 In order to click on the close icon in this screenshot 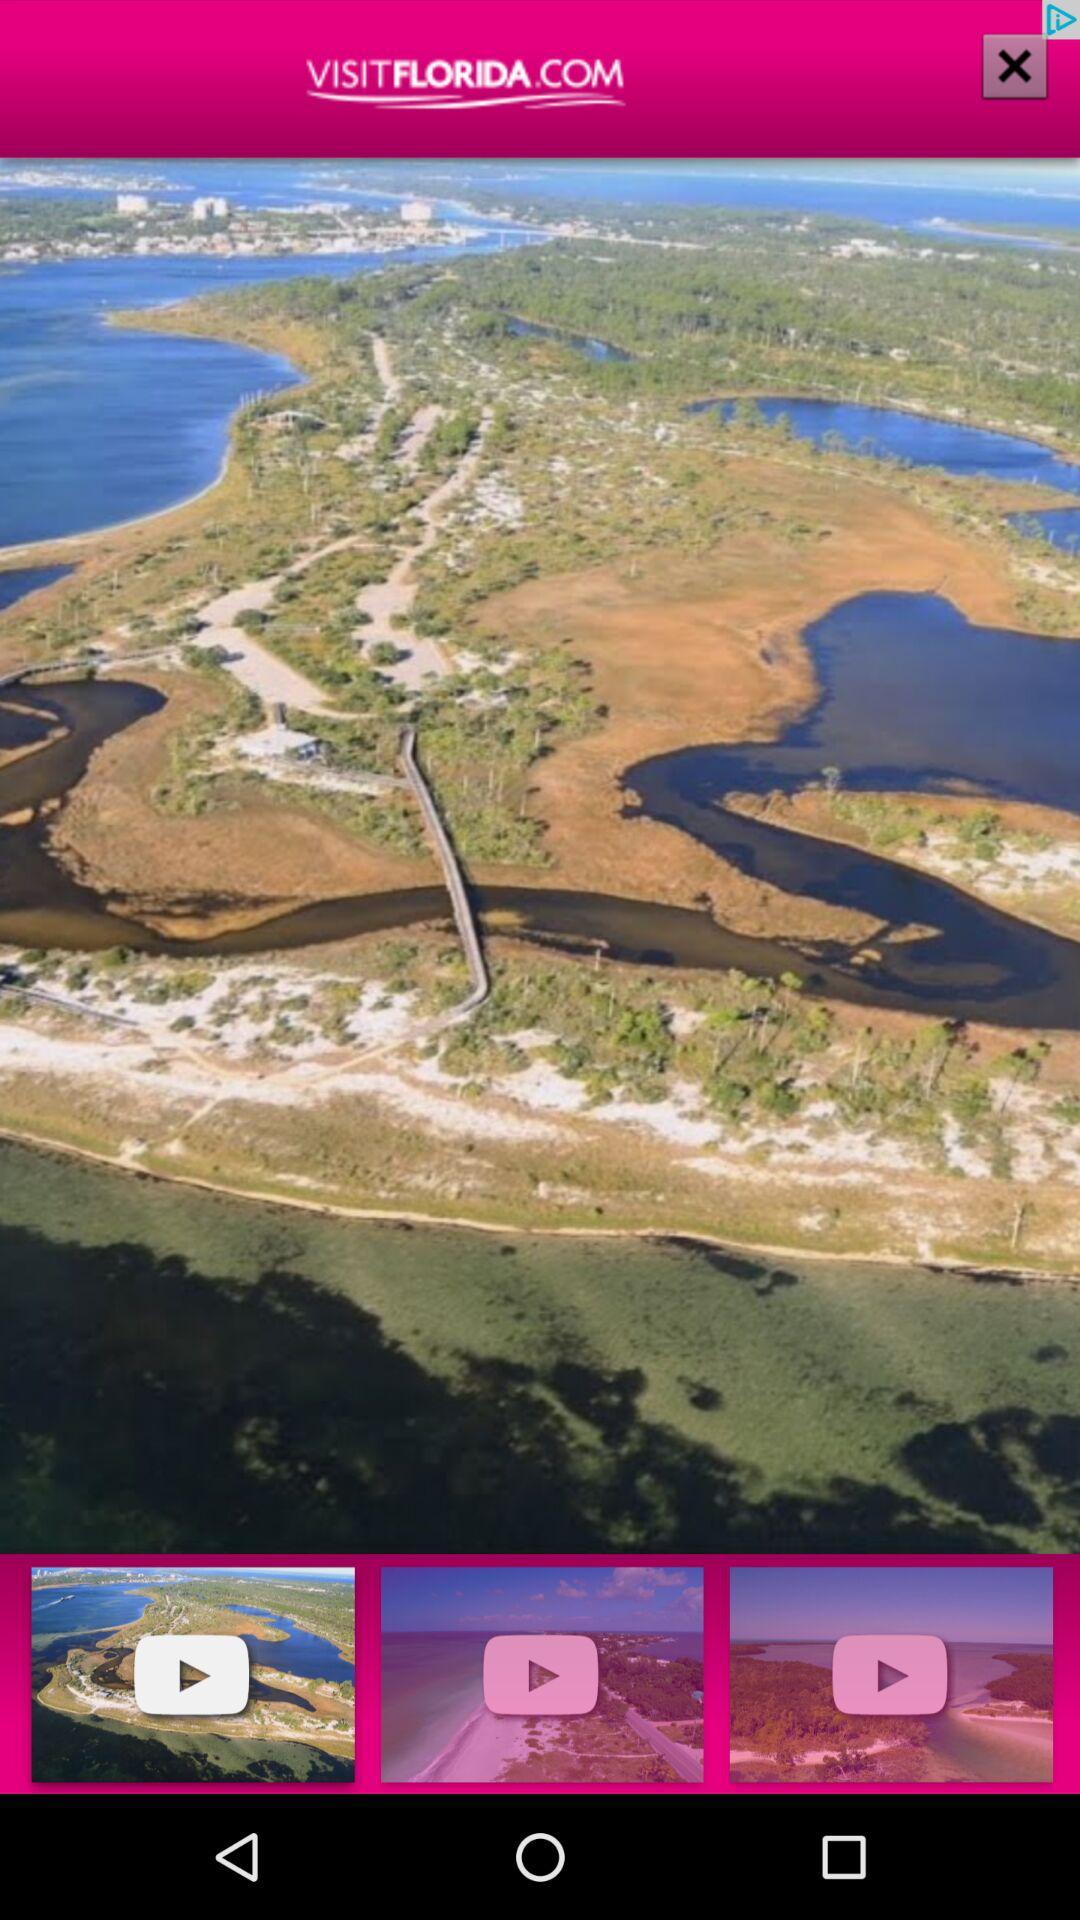, I will do `click(1014, 70)`.